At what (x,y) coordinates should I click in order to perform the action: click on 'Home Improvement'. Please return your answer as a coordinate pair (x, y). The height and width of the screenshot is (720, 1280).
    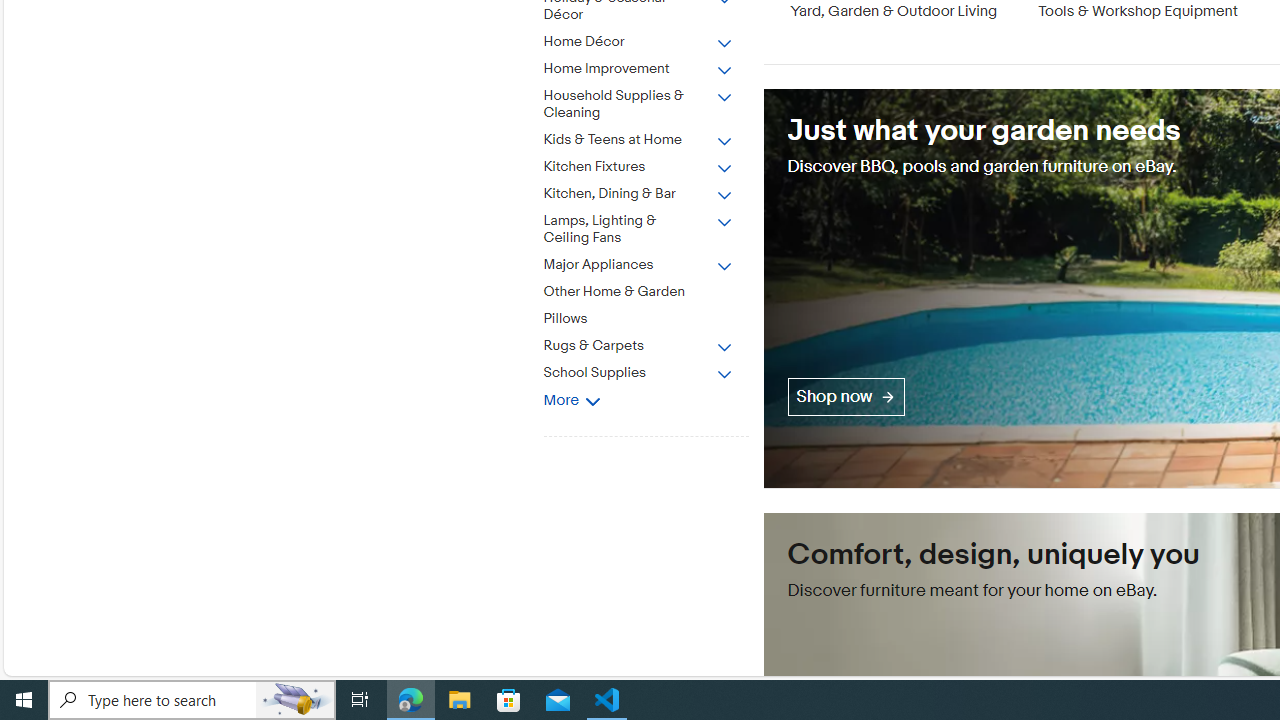
    Looking at the image, I should click on (637, 68).